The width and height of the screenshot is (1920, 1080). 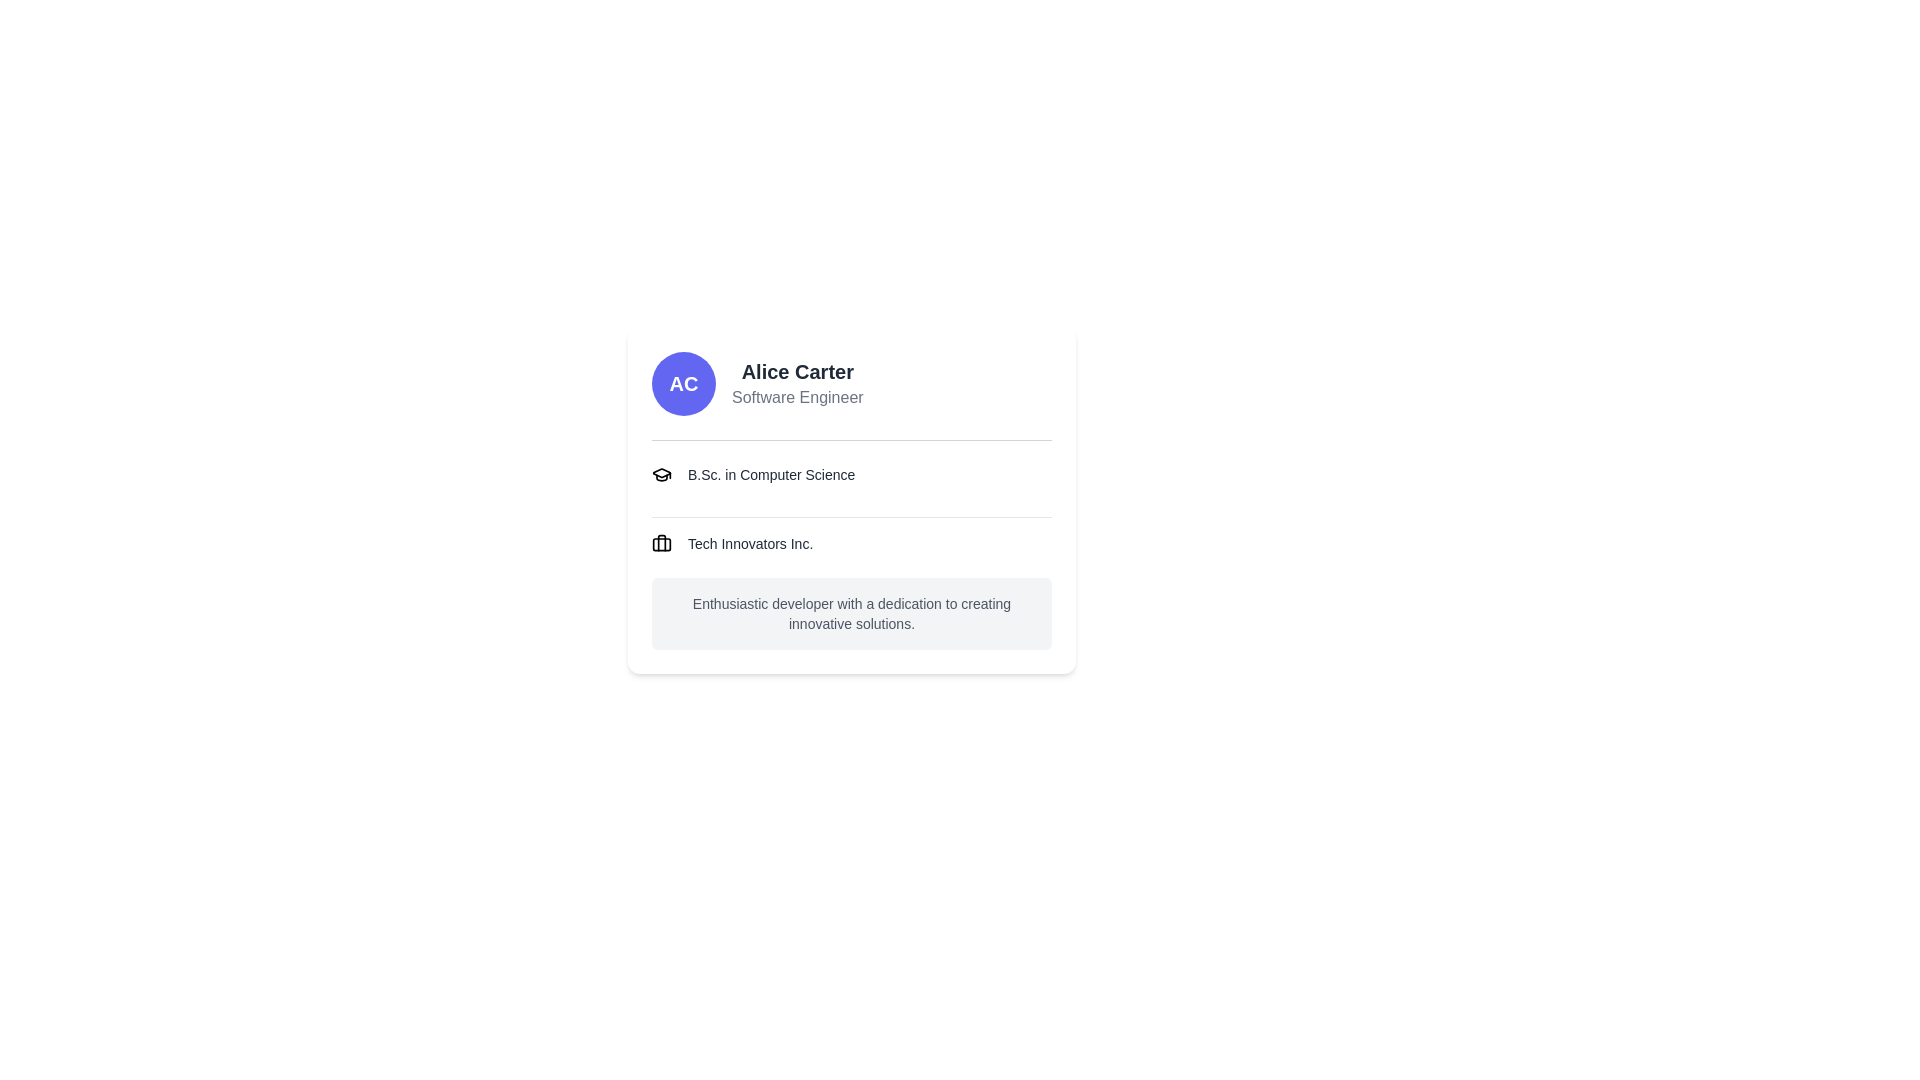 I want to click on the Profile Header which features a blue circular background with initials 'AC' and the name 'Alice Carter' with the title 'Software Engineer' below, so click(x=851, y=396).